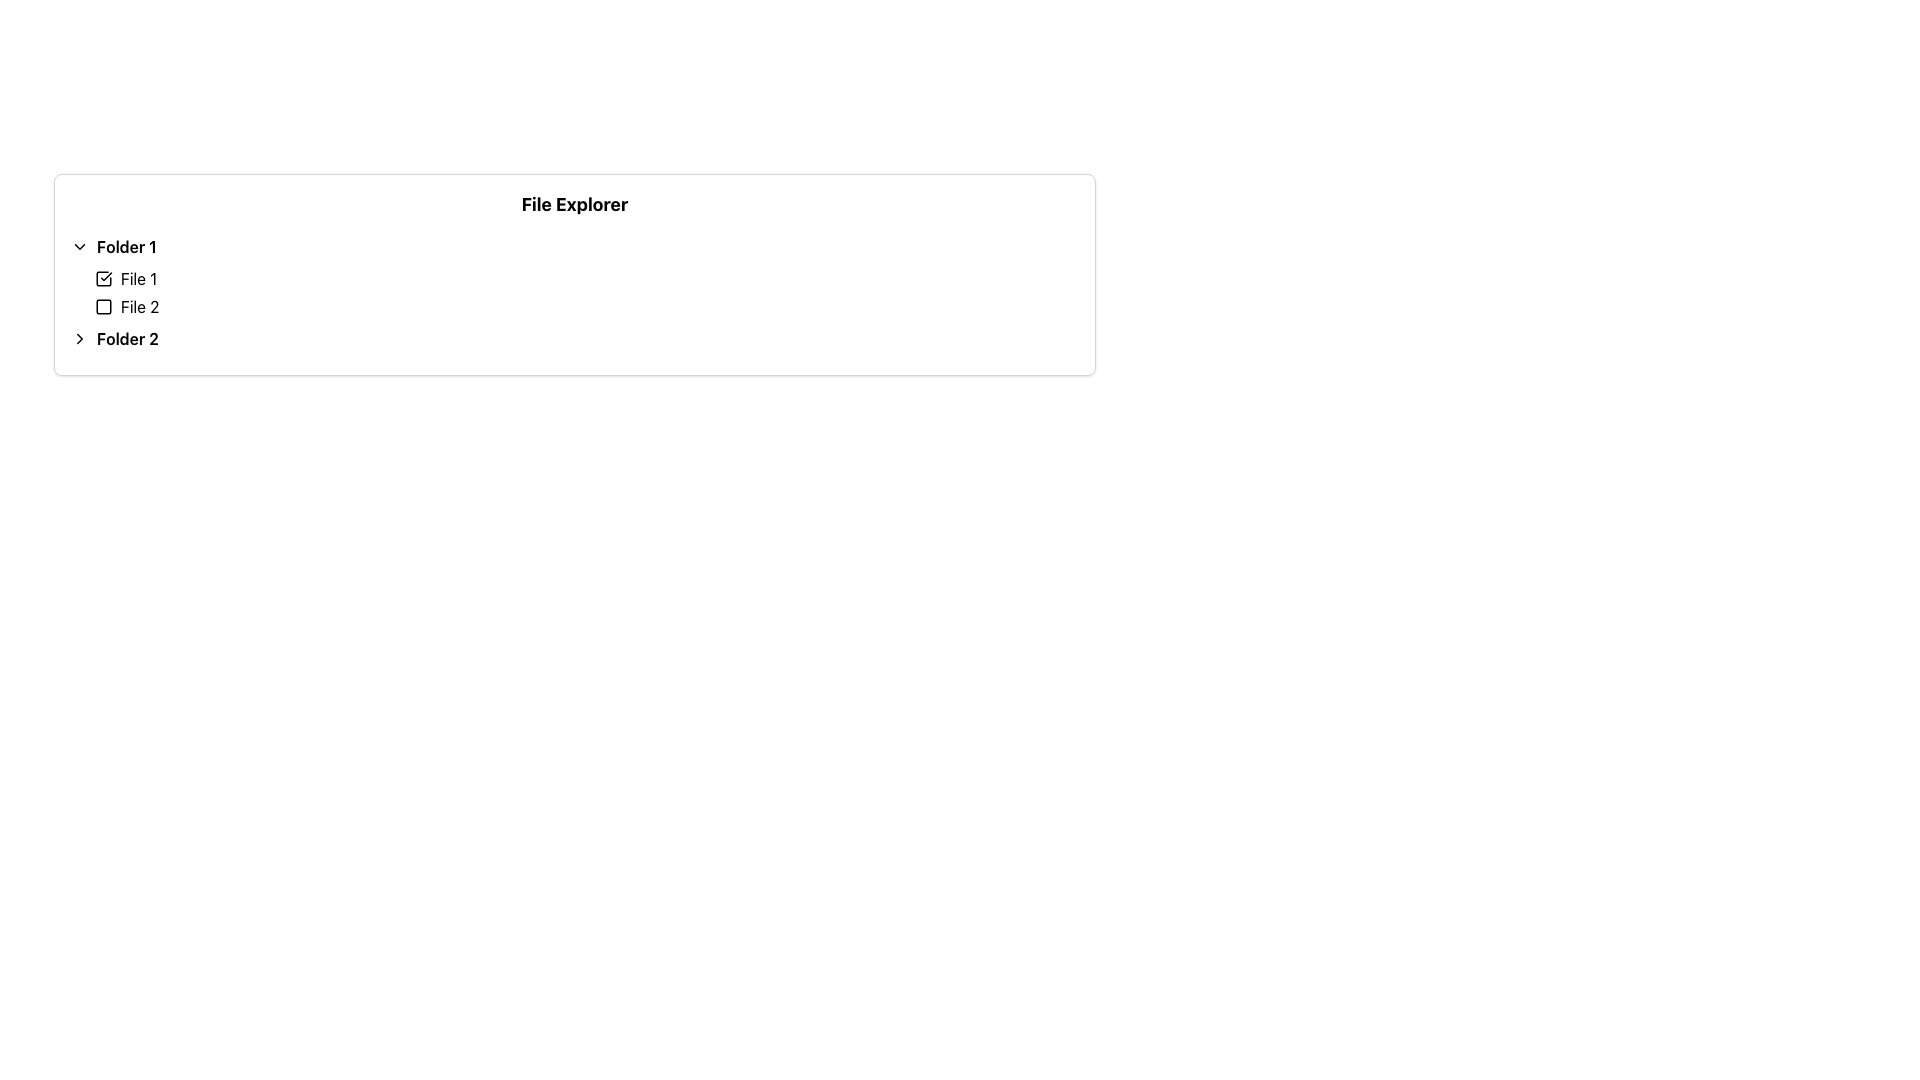 Image resolution: width=1920 pixels, height=1080 pixels. Describe the element at coordinates (138, 278) in the screenshot. I see `the text label displaying 'File 1' to focus on it, which is positioned to the immediate right of a checkbox in the hierarchical tree menu under 'Folder 1'` at that location.